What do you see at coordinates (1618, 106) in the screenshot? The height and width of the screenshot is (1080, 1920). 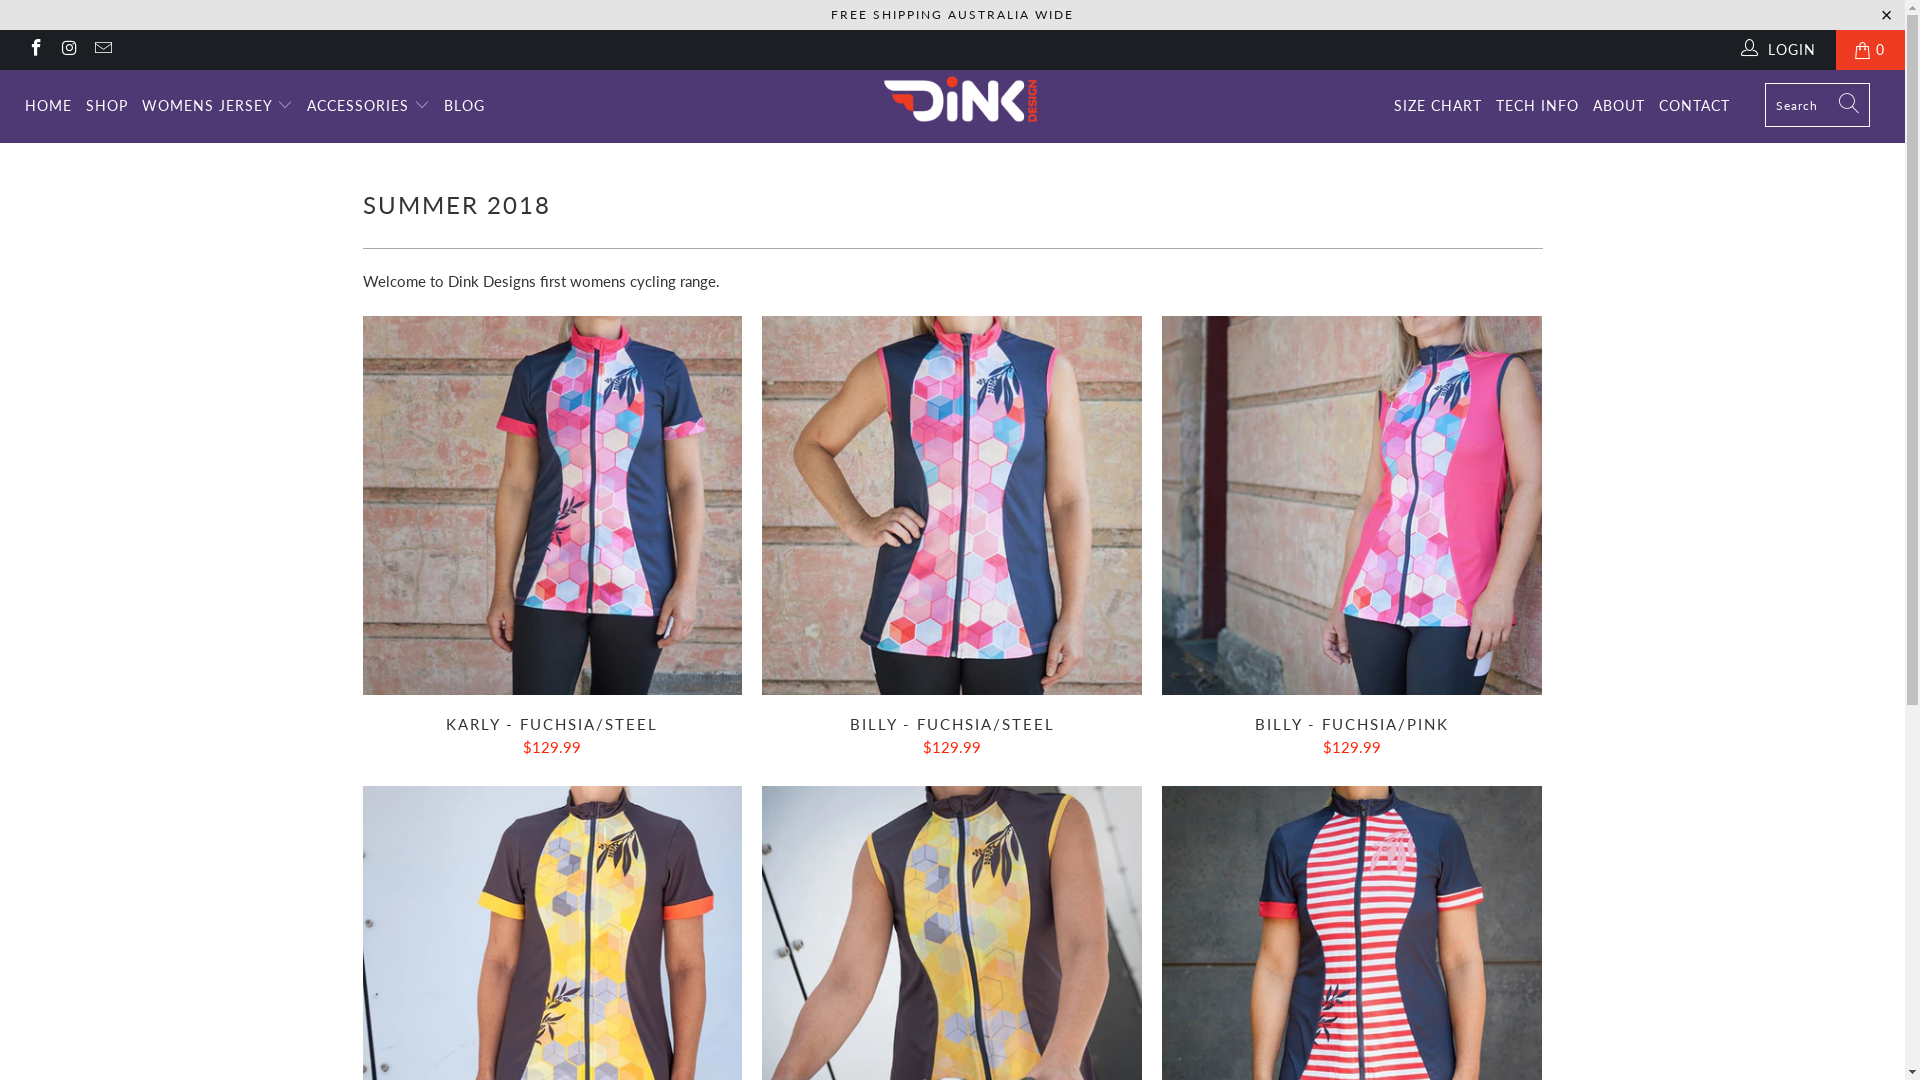 I see `'ABOUT'` at bounding box center [1618, 106].